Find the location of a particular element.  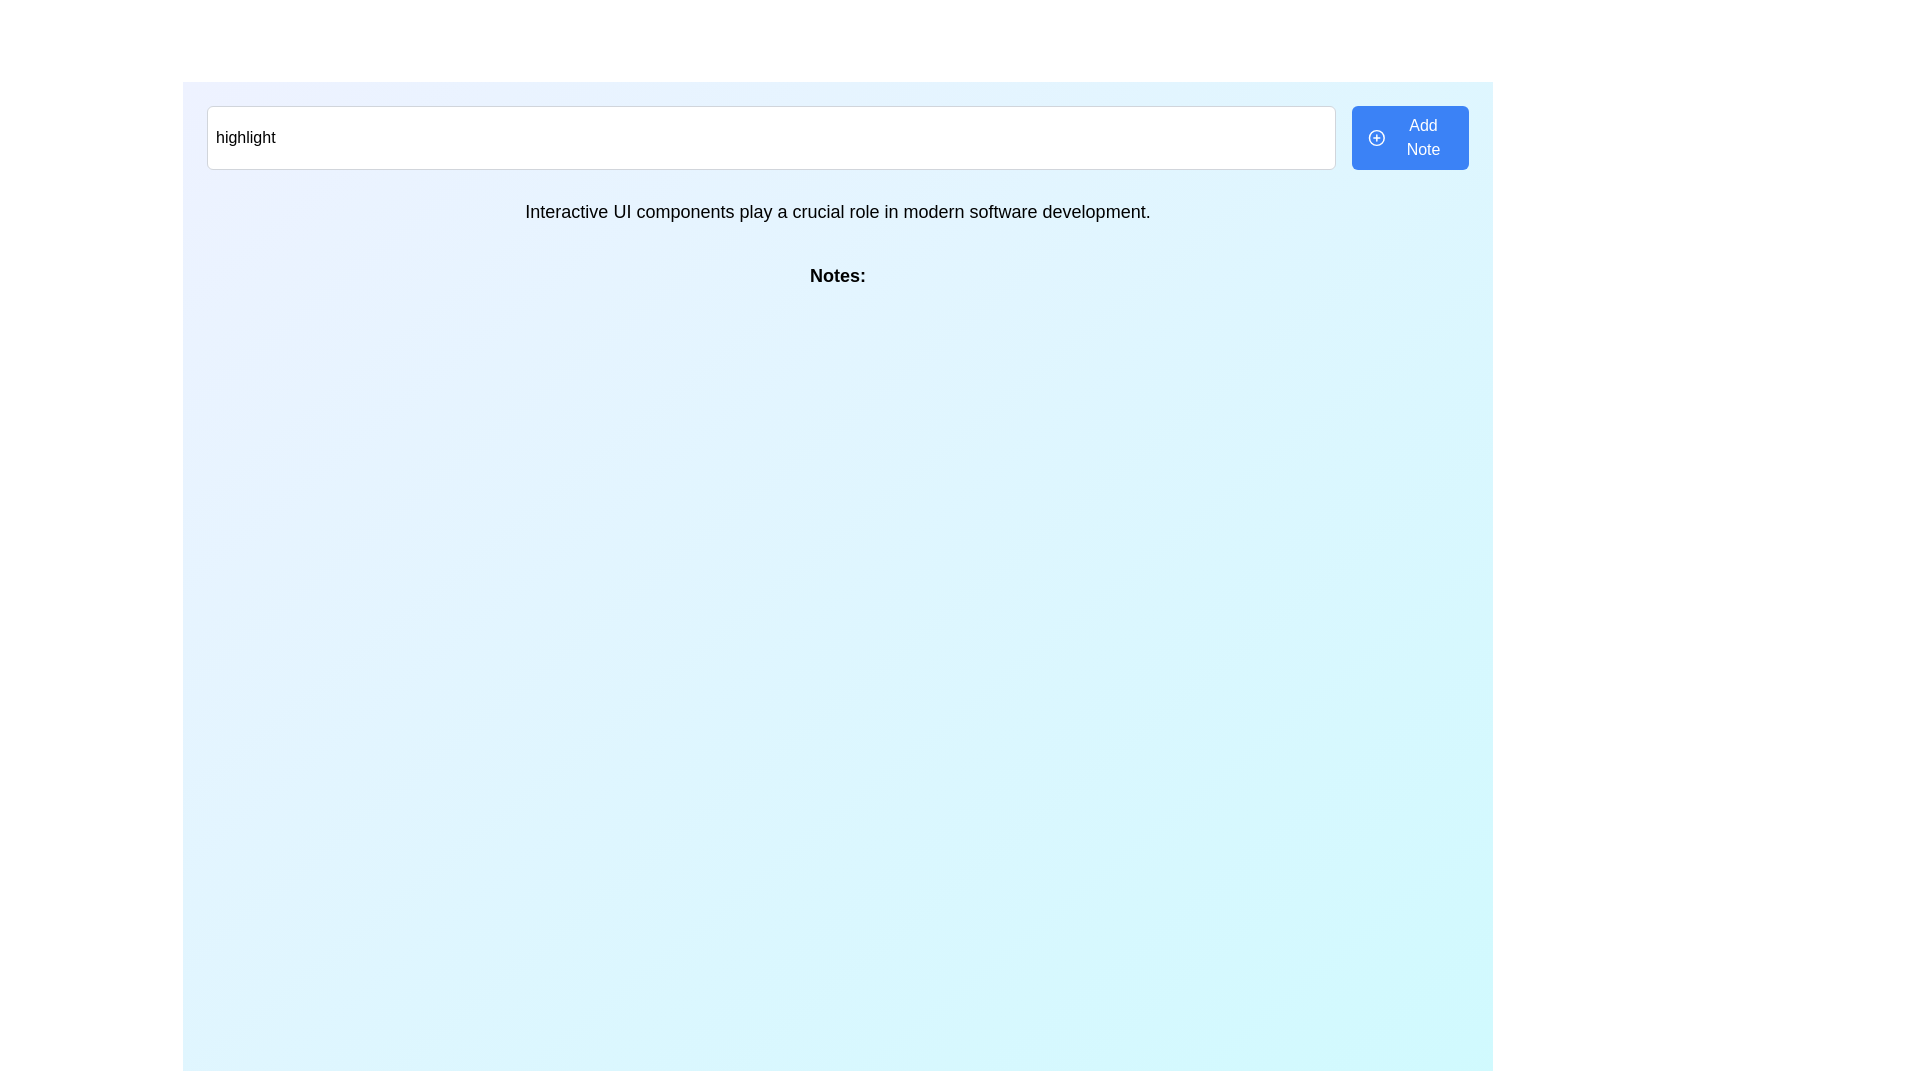

the text string that reads 'Interactive UI components play a crucial role in modern software development.', which is styled with a lighter weight font and larger size, located above the 'Notes:' section is located at coordinates (838, 212).